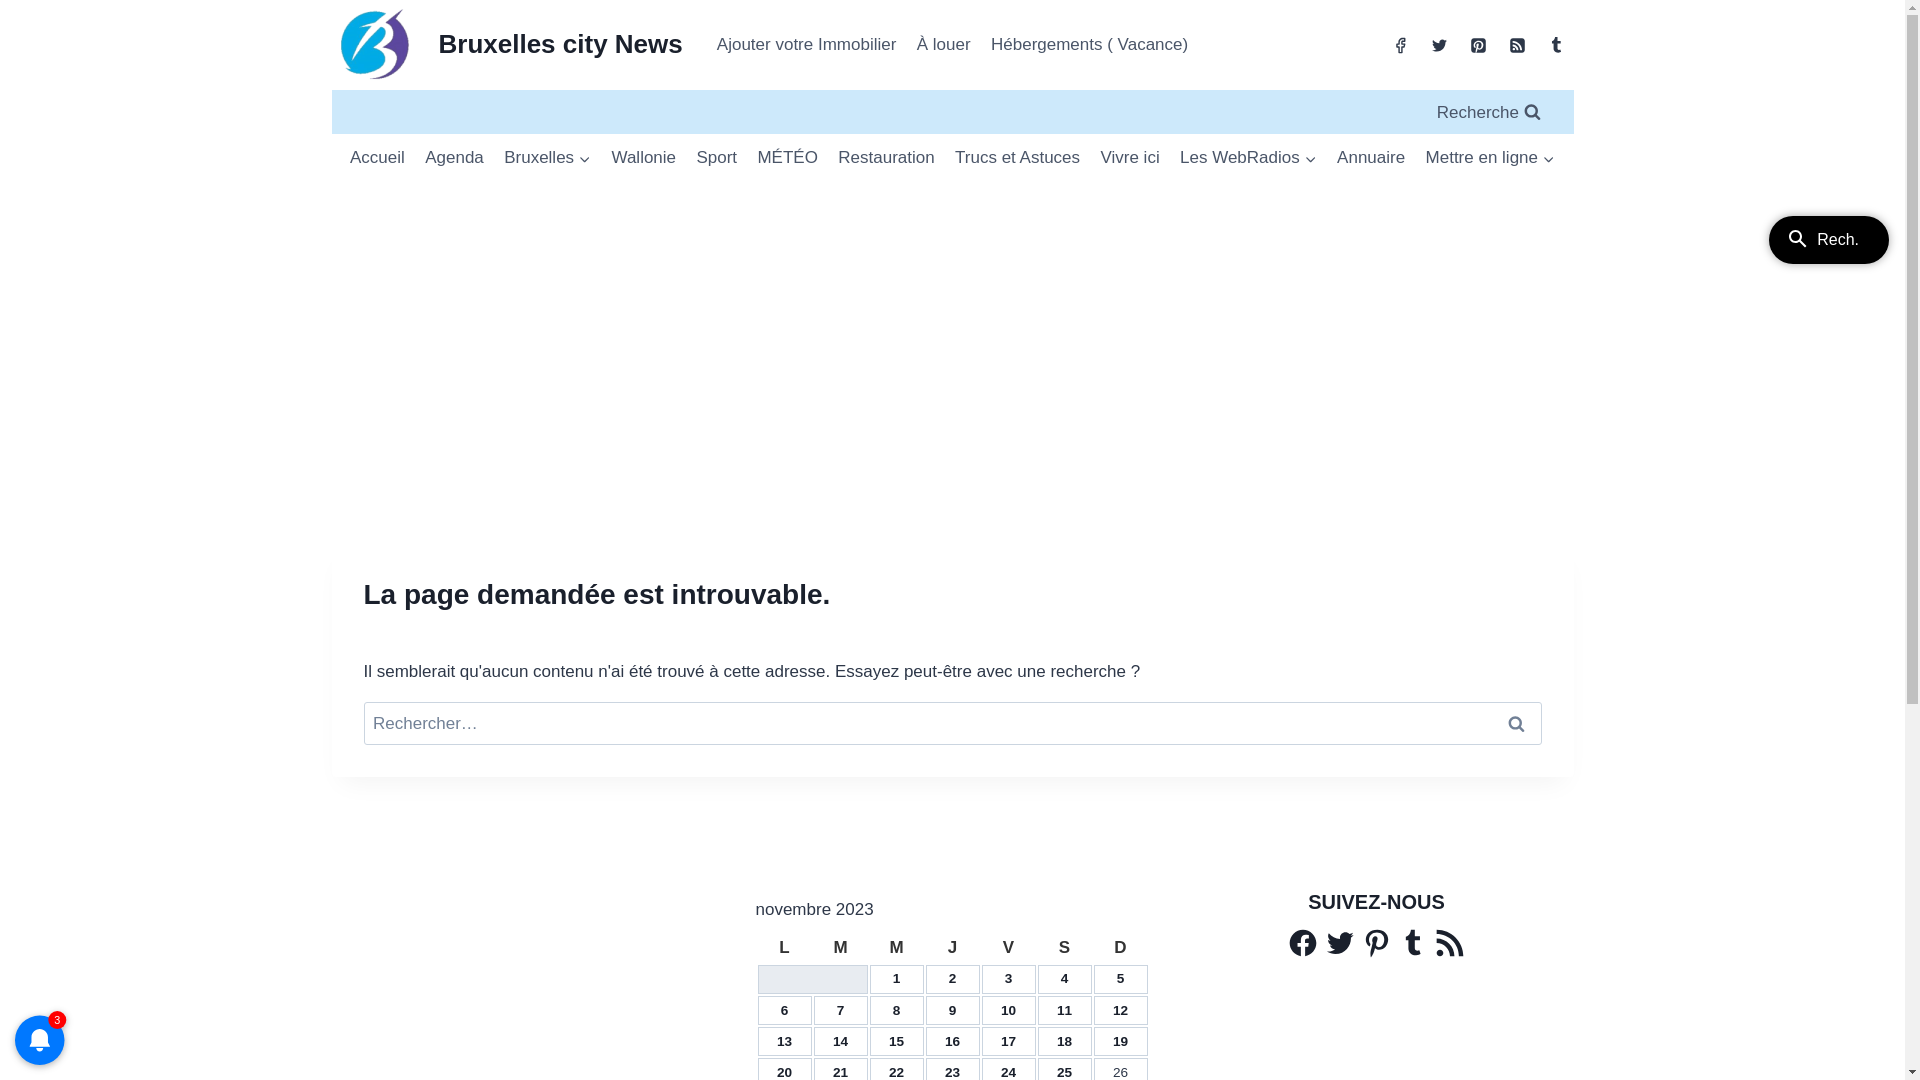  What do you see at coordinates (1129, 157) in the screenshot?
I see `'Vivre ici'` at bounding box center [1129, 157].